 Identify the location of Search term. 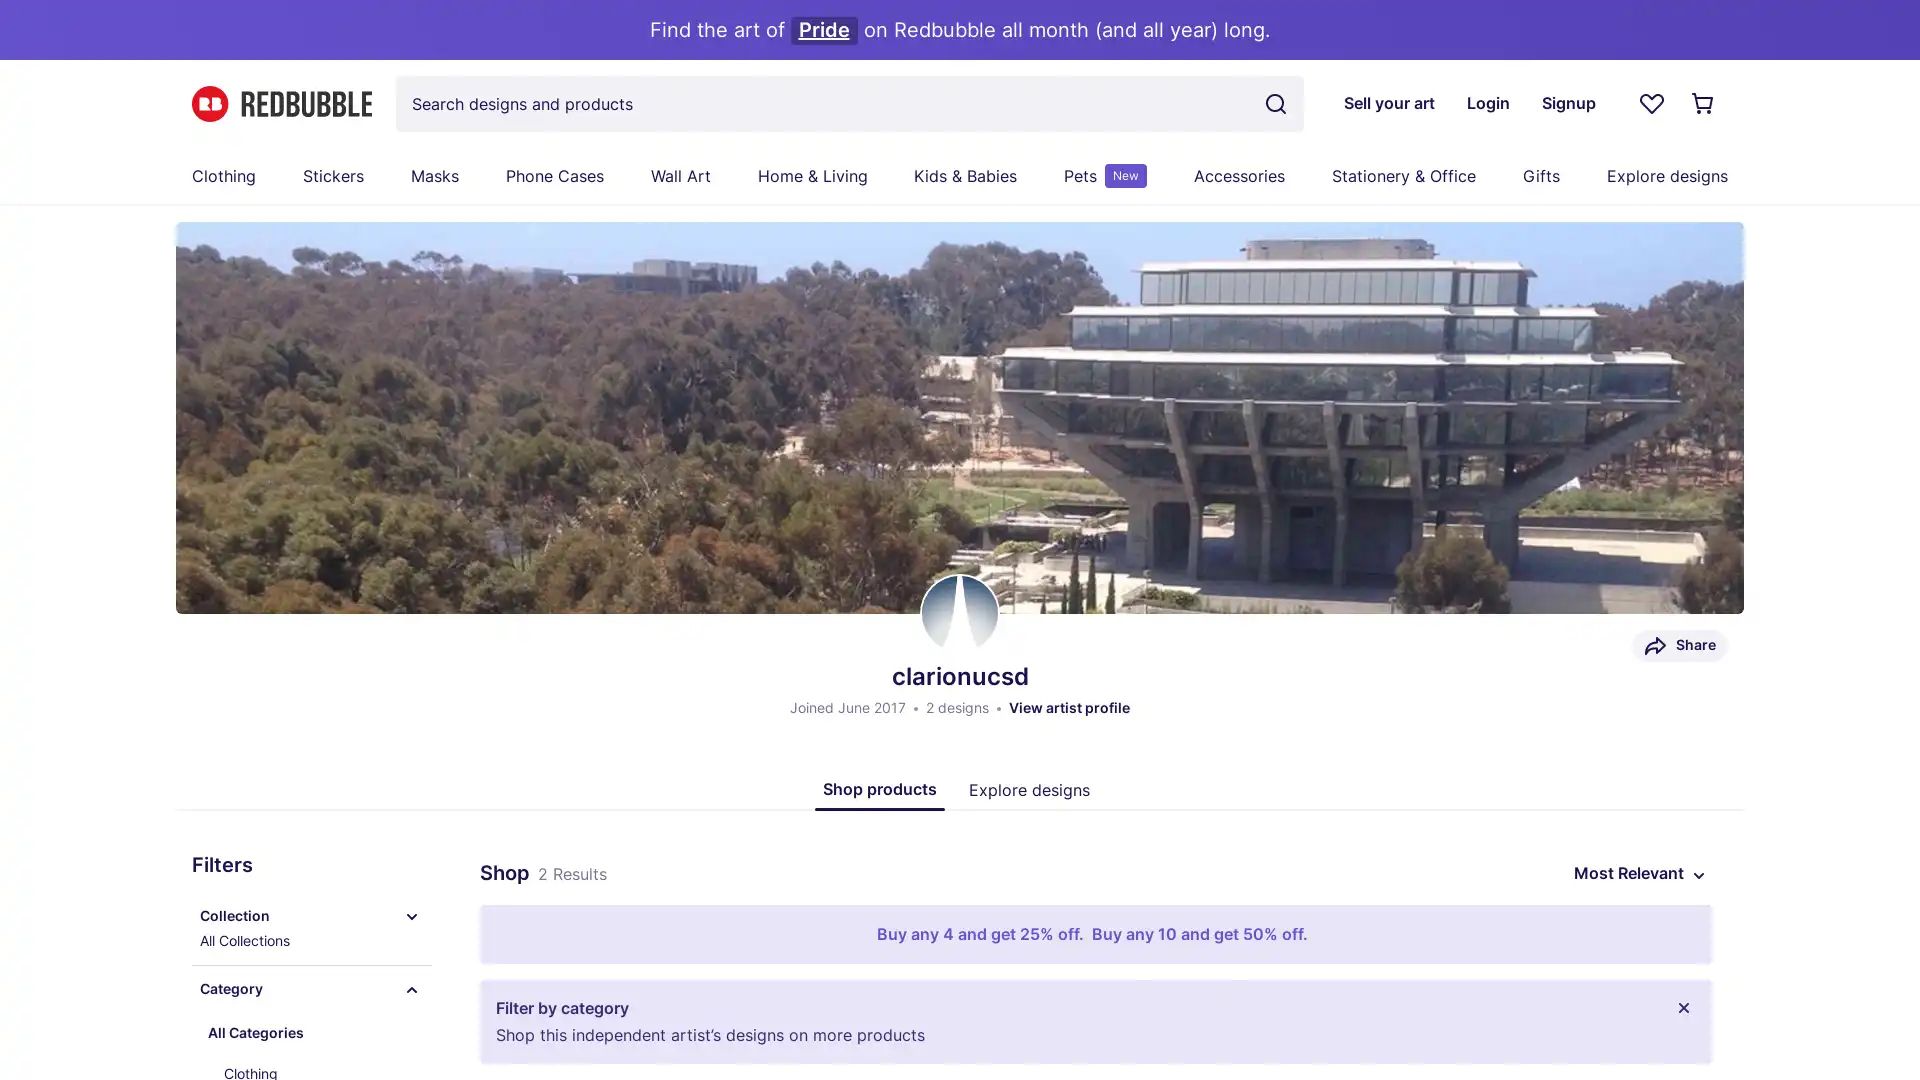
(1275, 104).